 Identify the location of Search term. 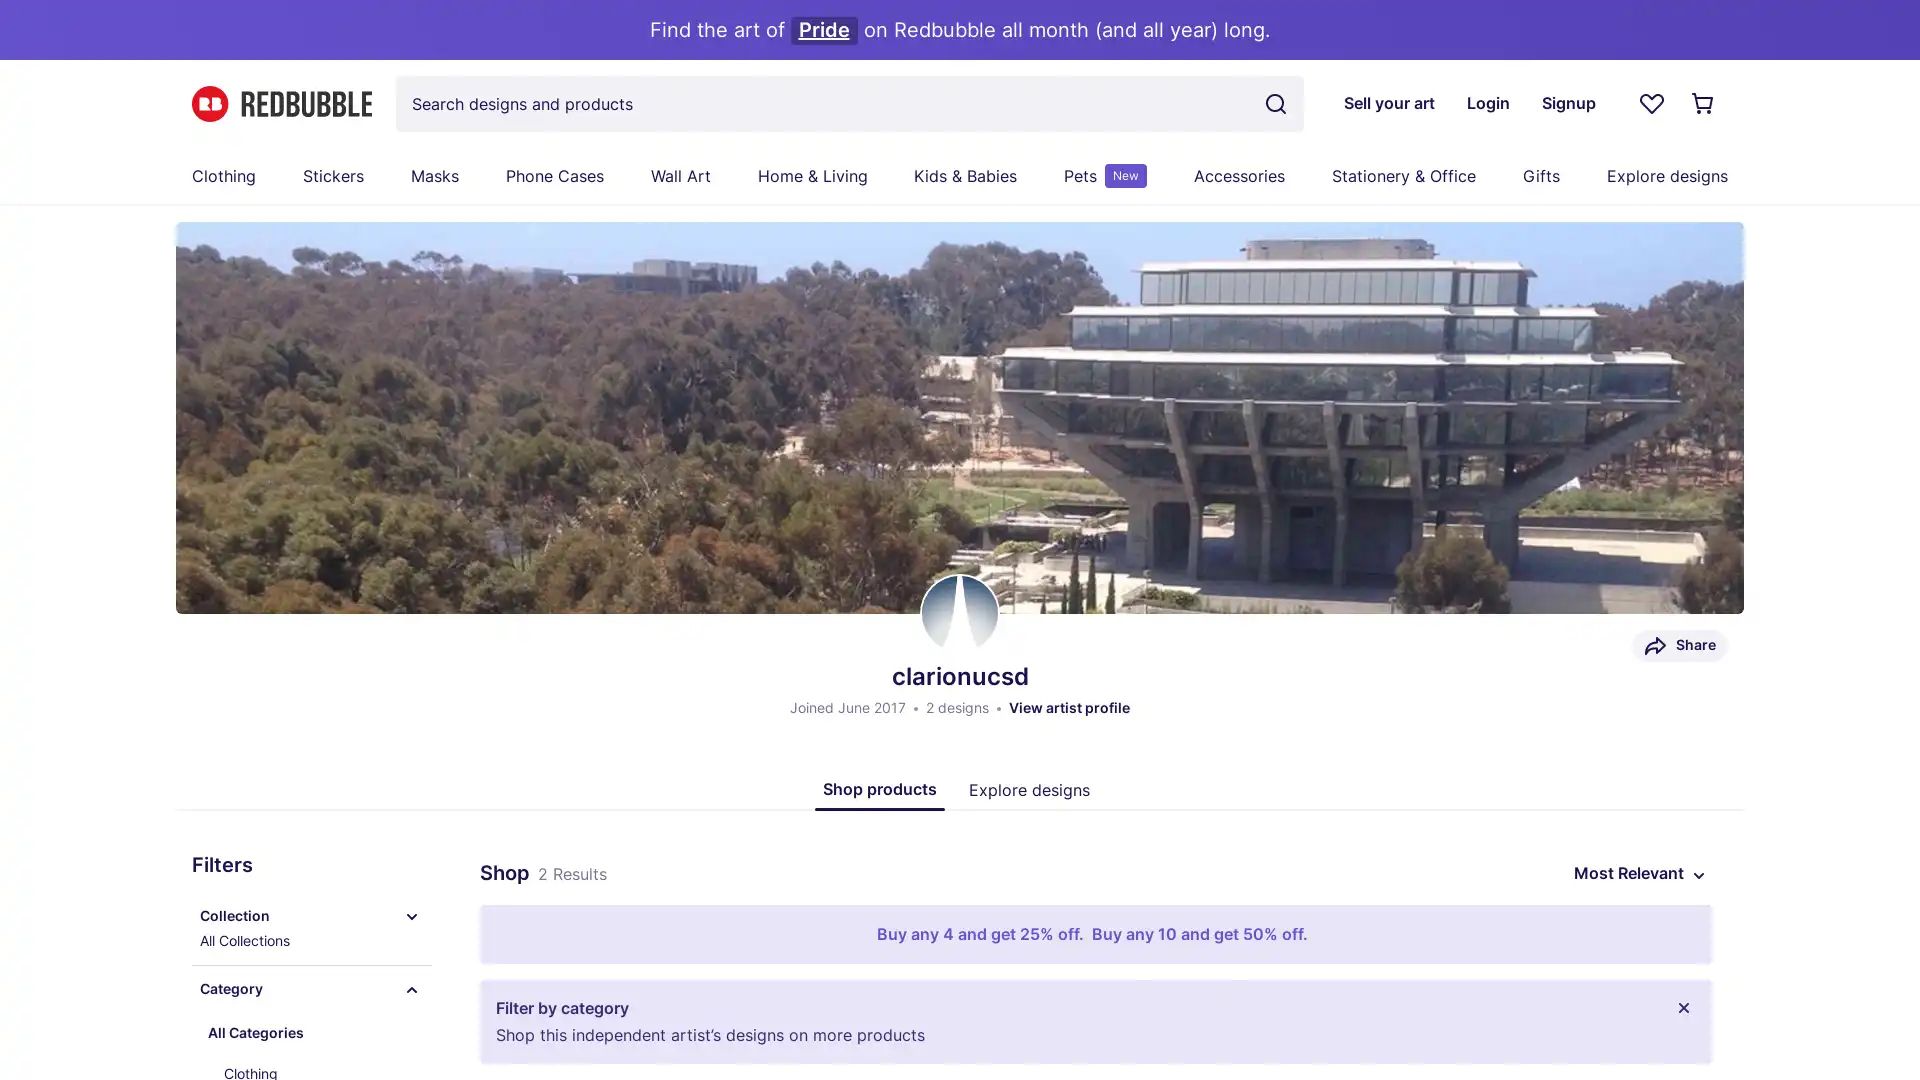
(1275, 104).